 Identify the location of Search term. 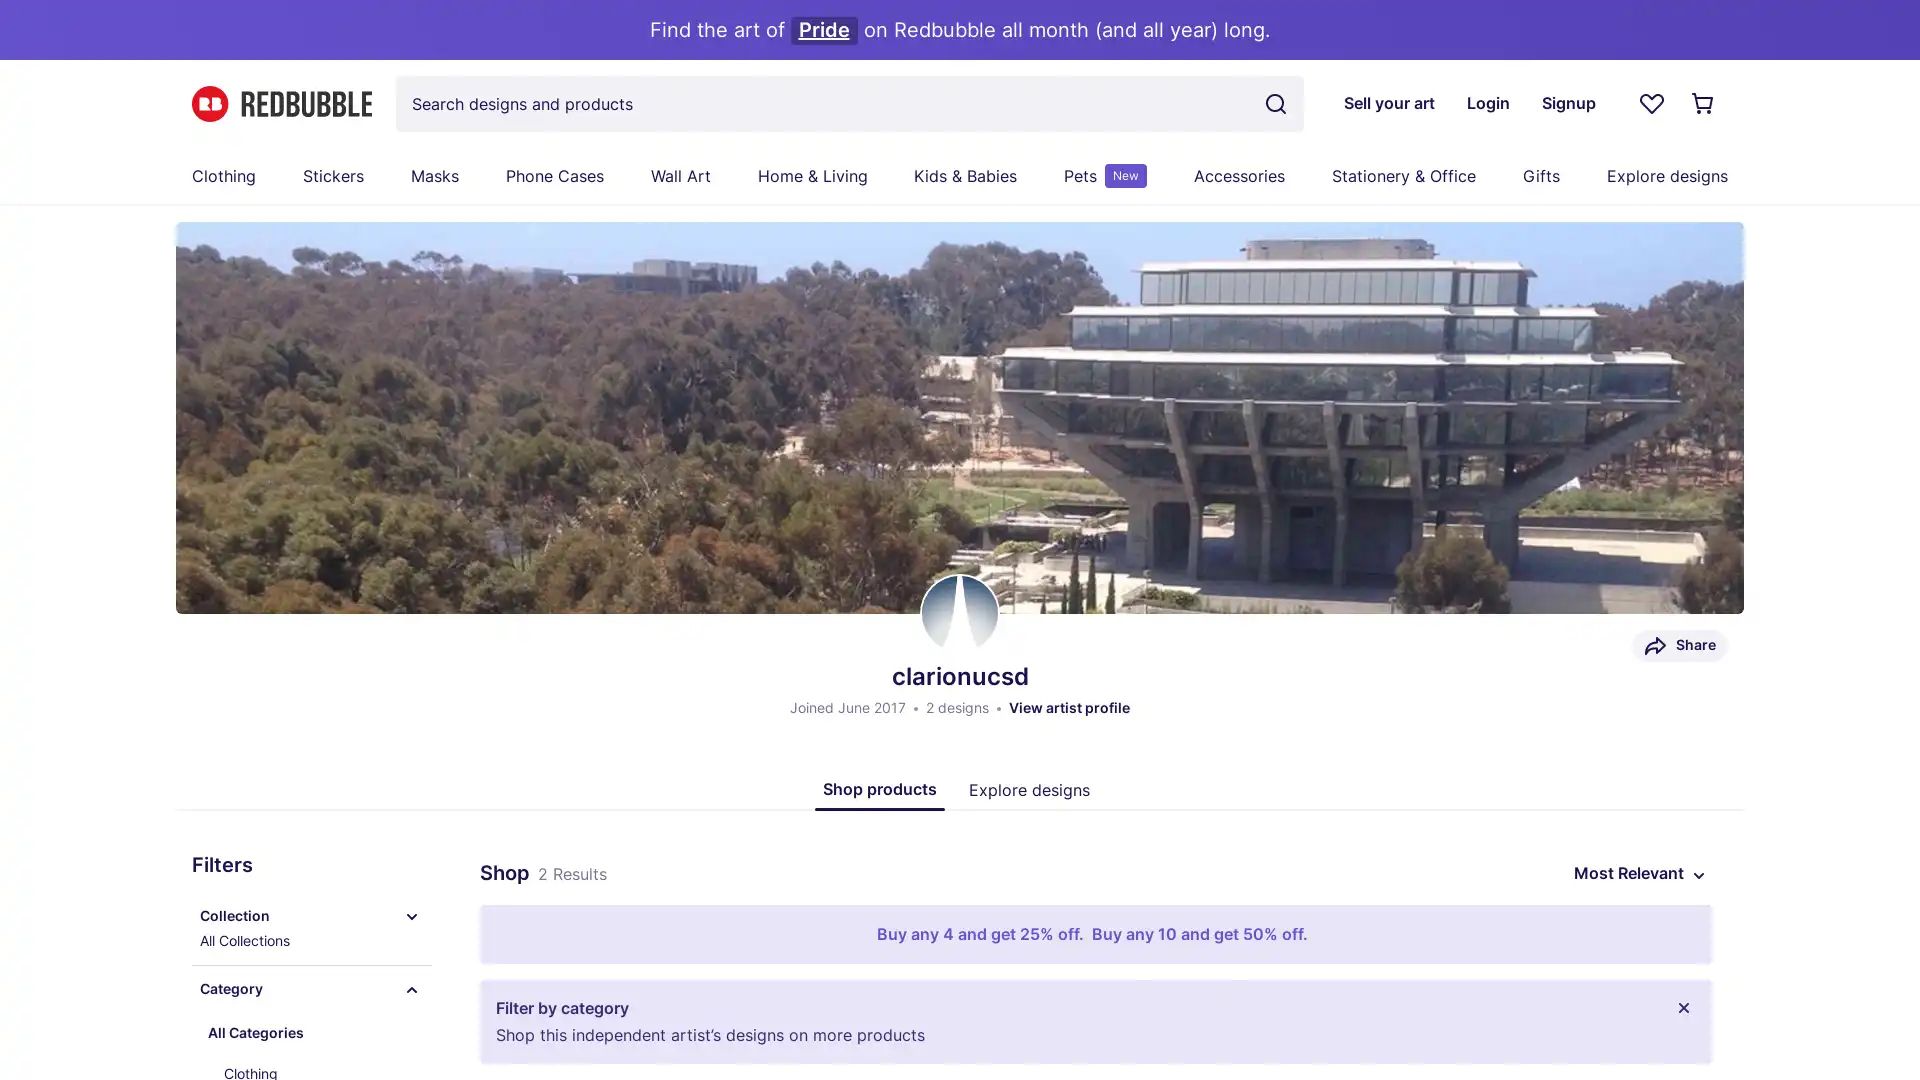
(1275, 104).